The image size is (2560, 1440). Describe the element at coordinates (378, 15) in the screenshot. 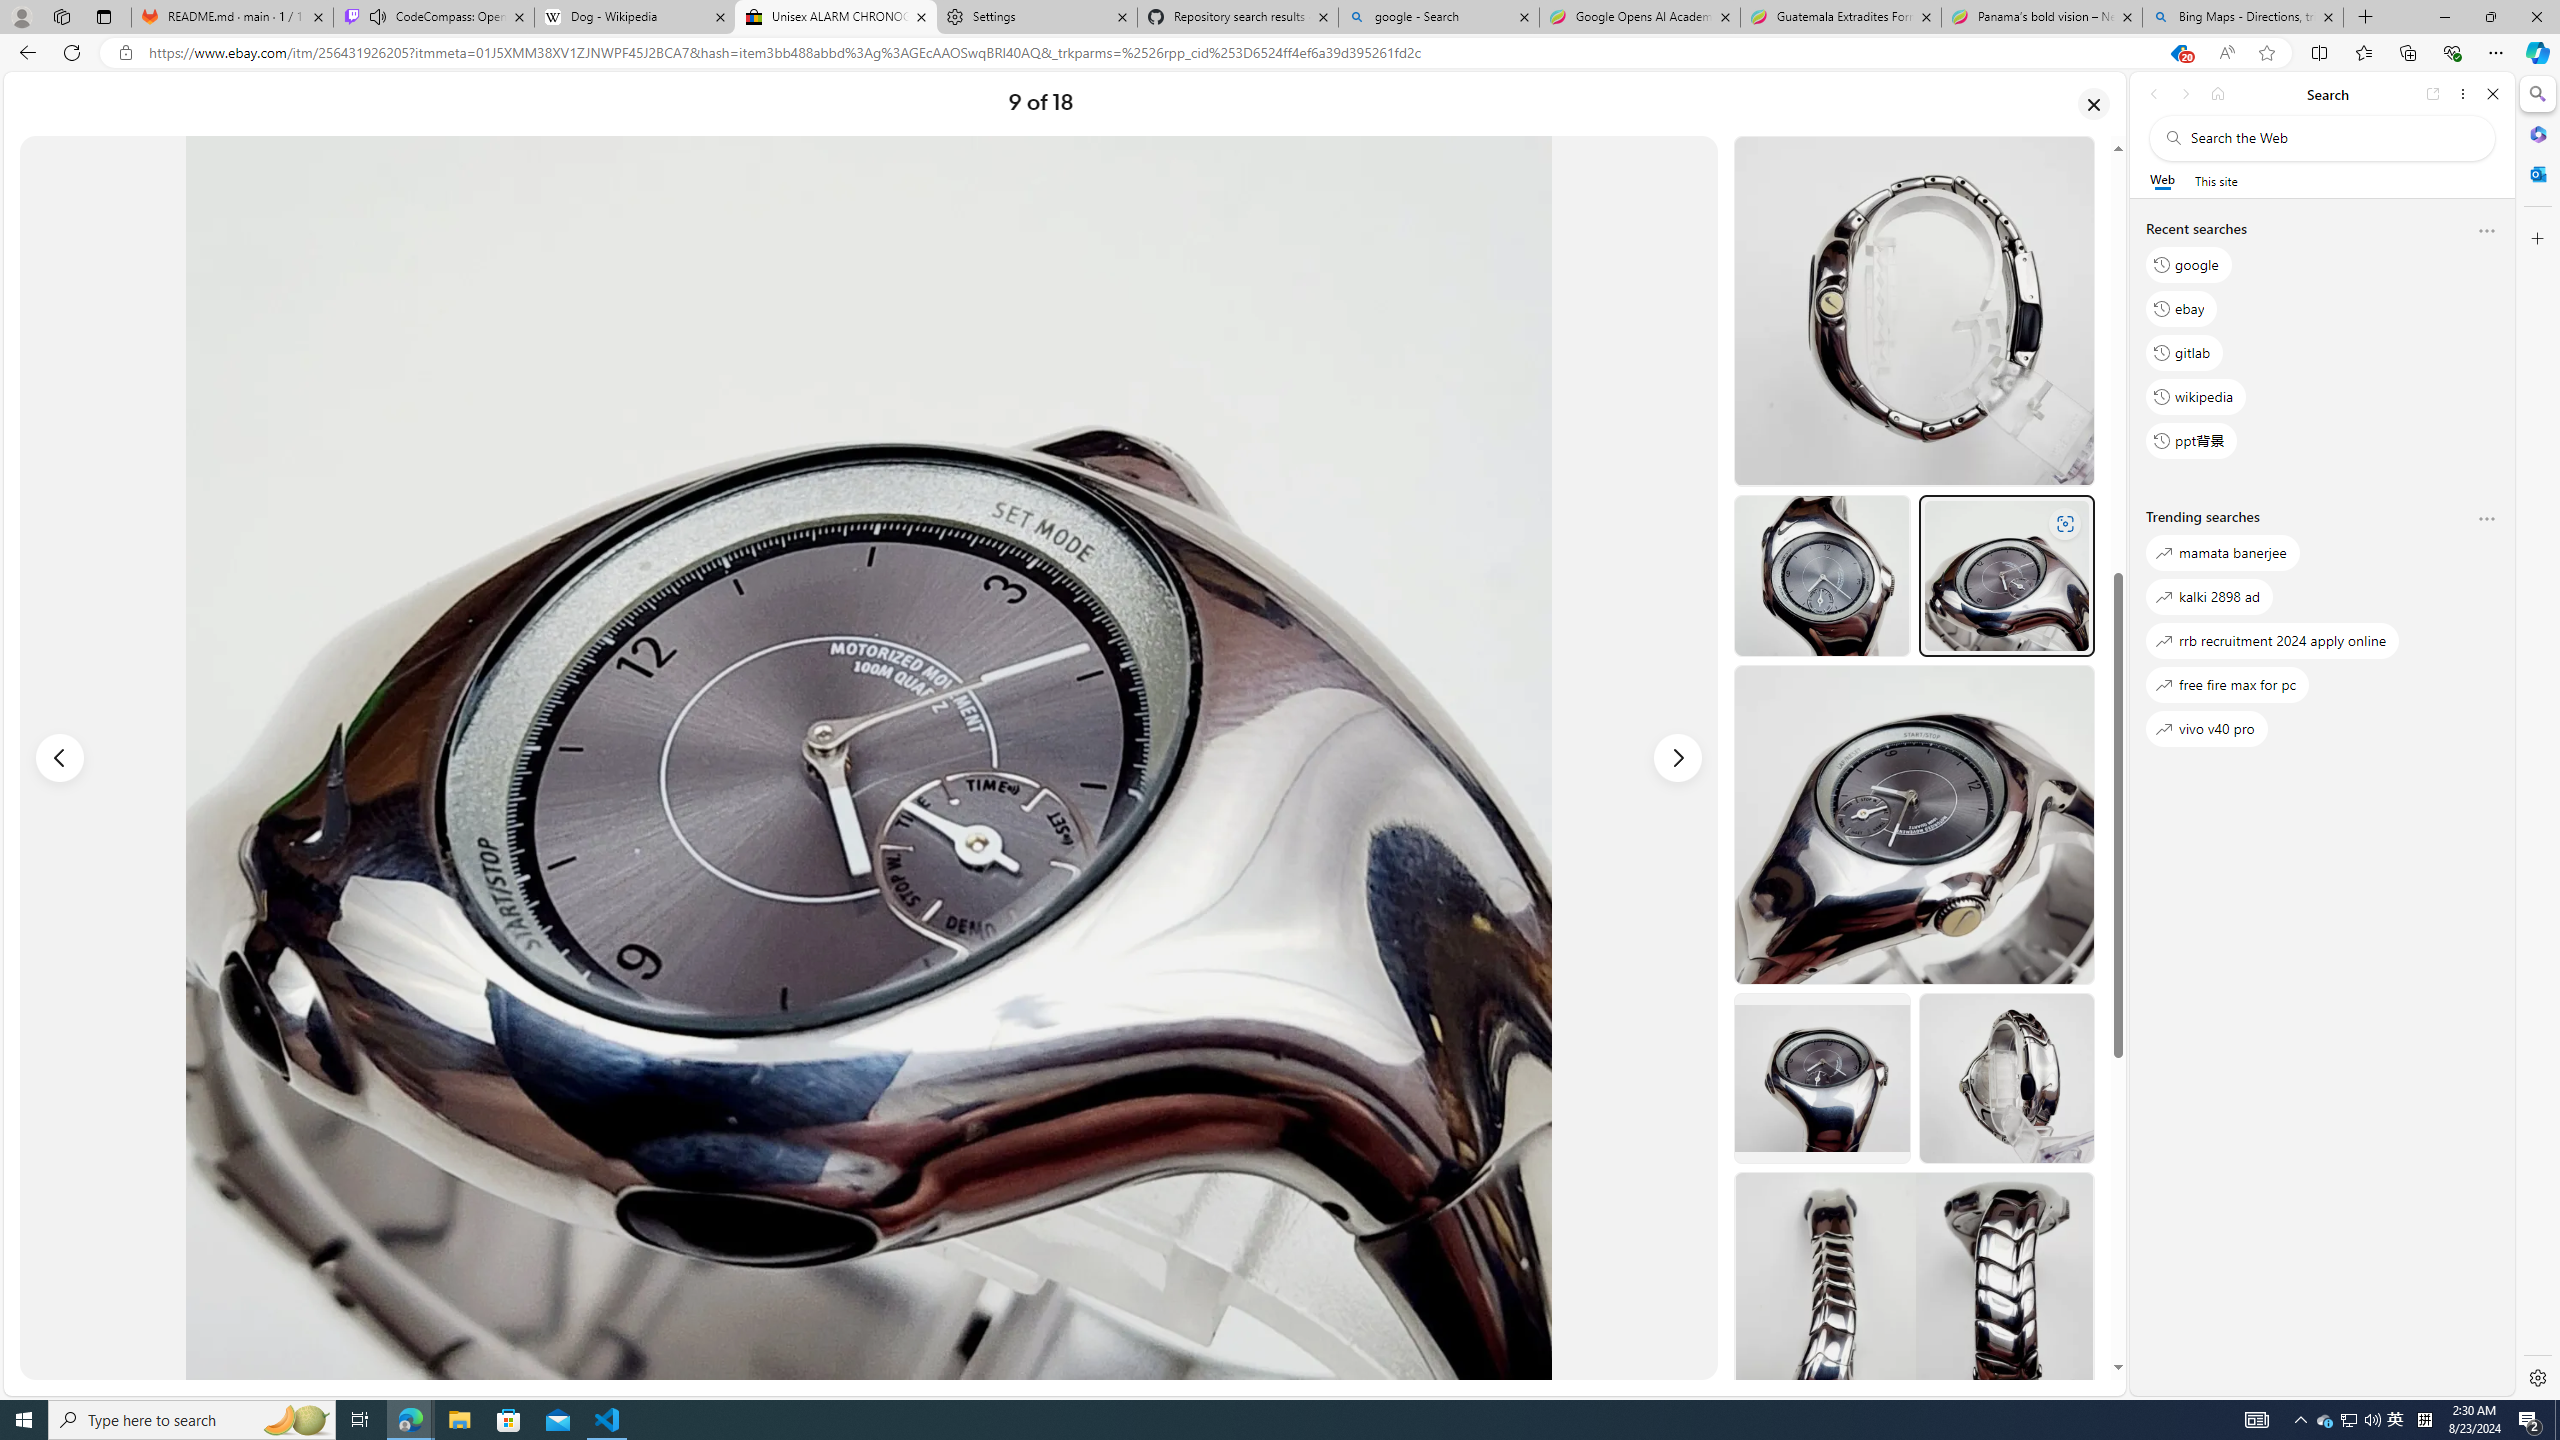

I see `'Mute tab'` at that location.